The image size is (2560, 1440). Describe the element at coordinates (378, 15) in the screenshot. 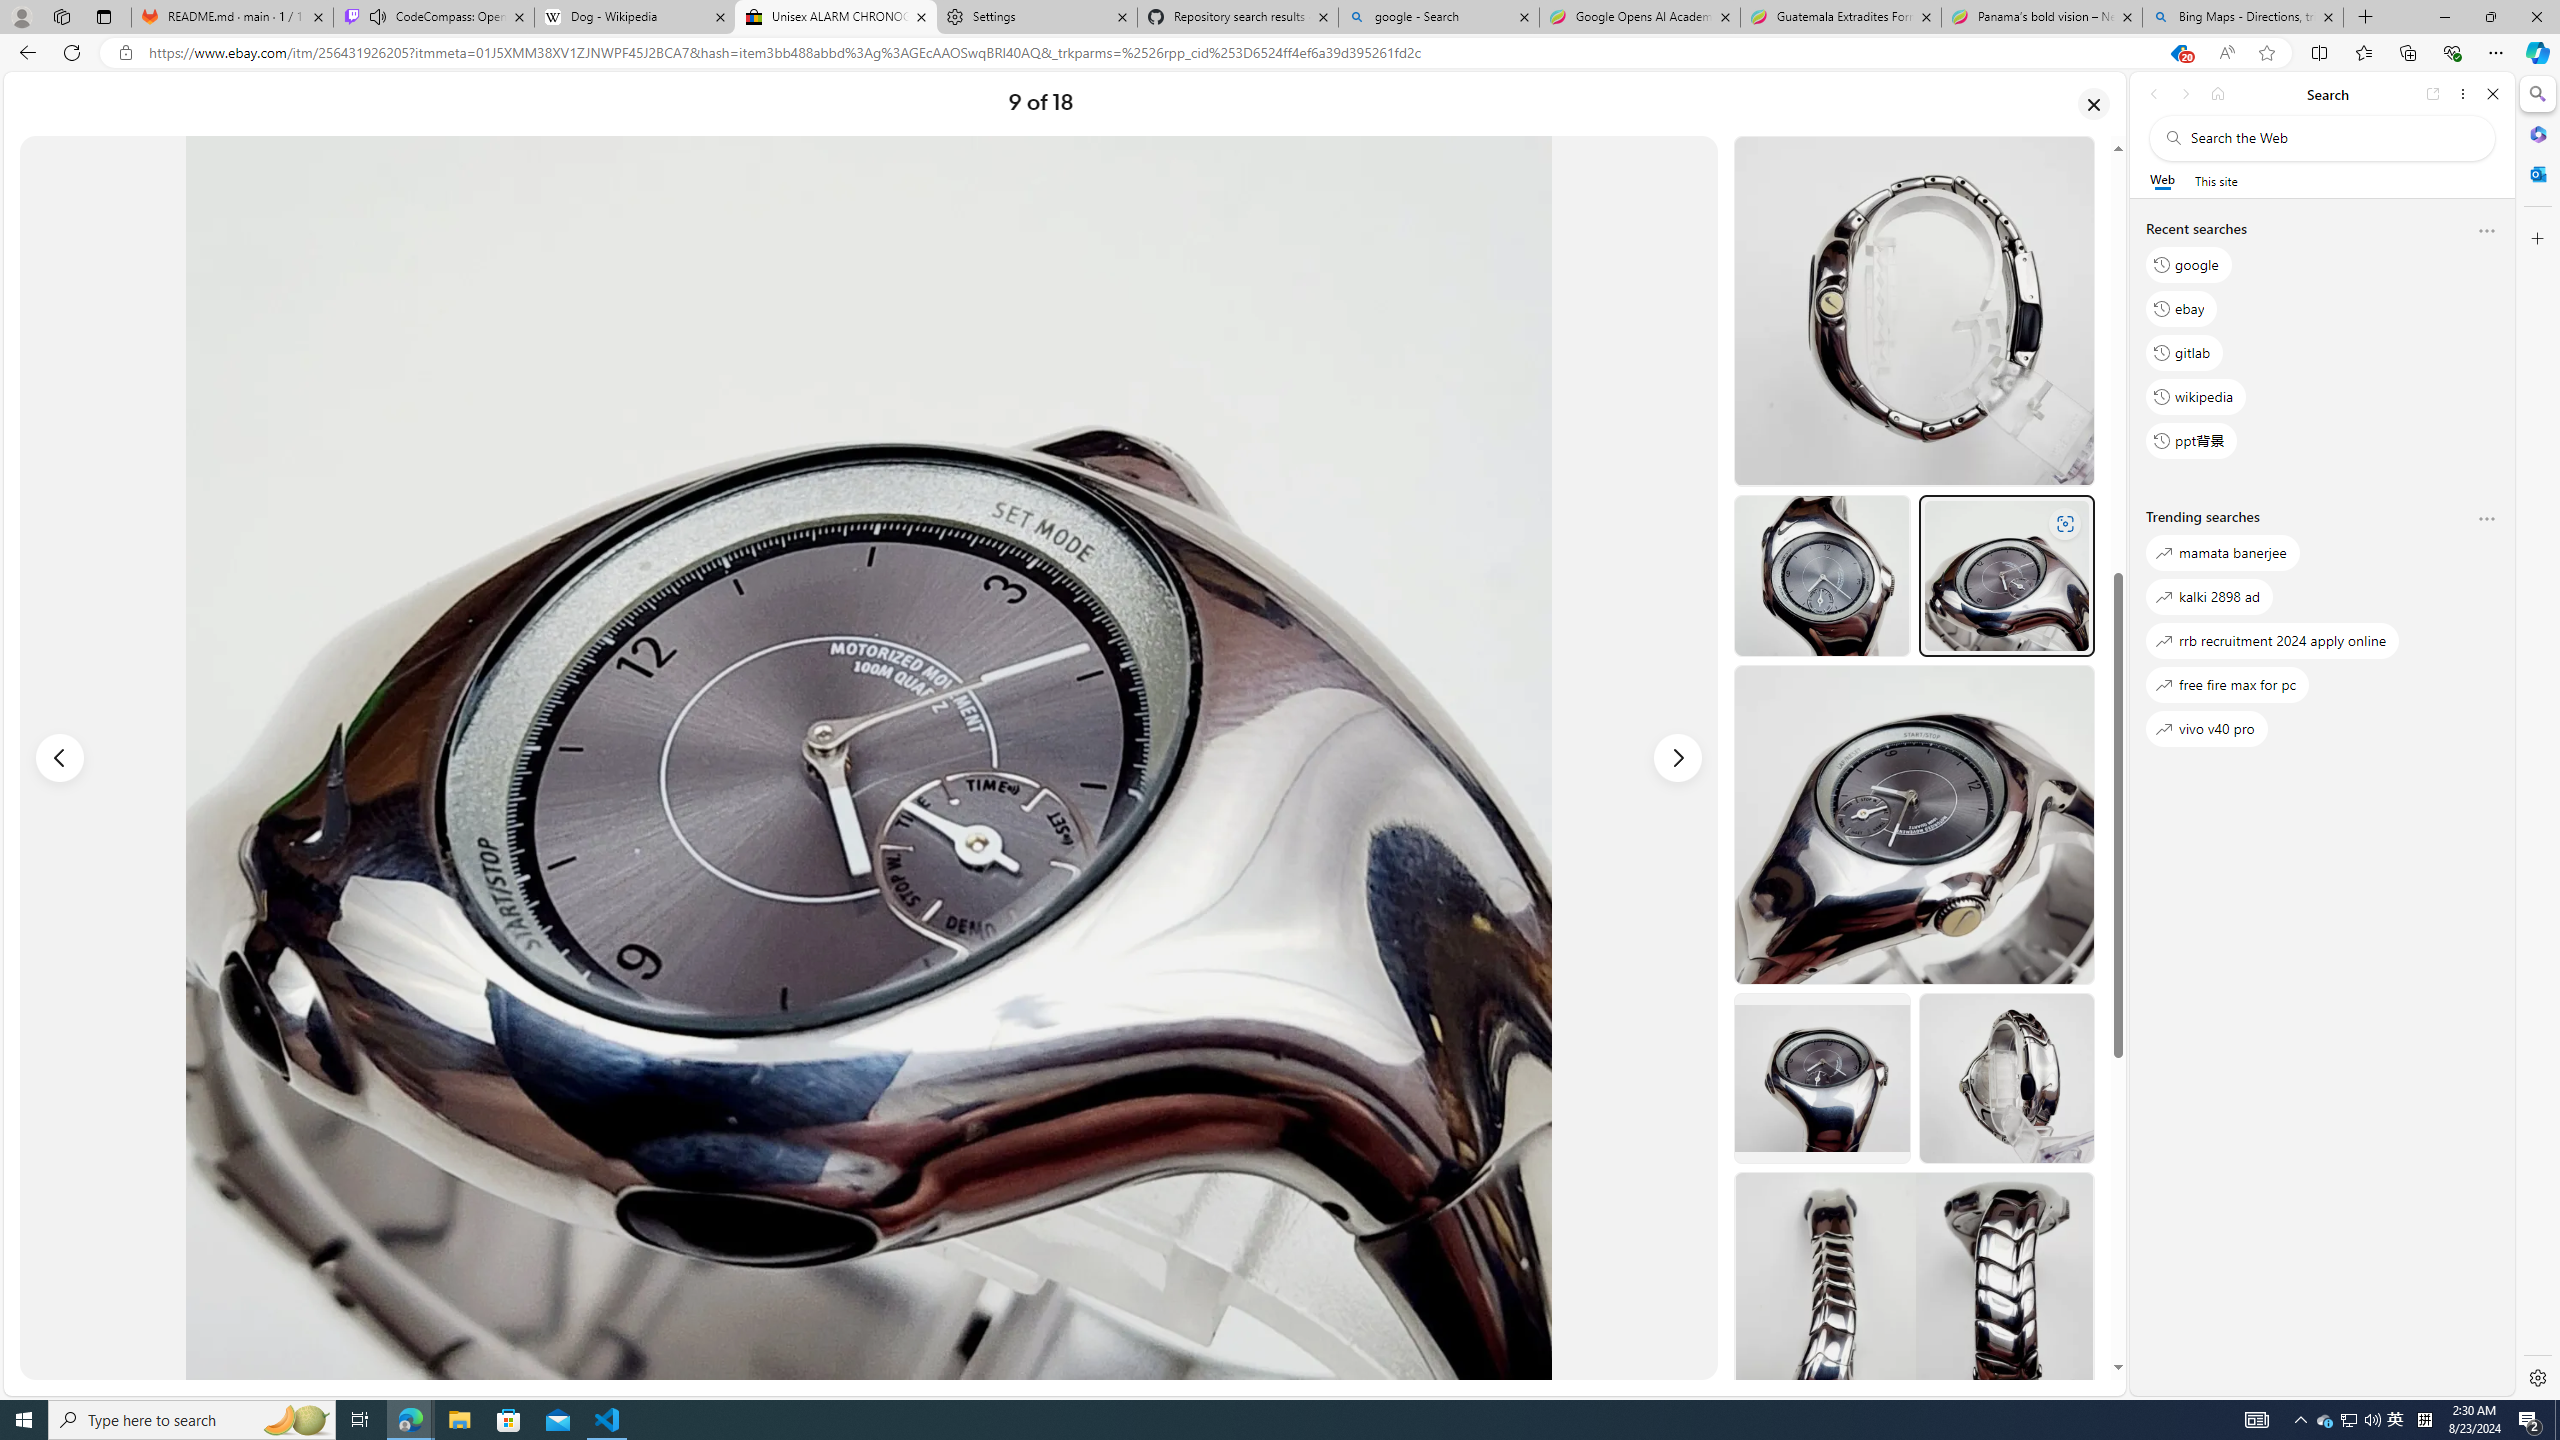

I see `'Mute tab'` at that location.